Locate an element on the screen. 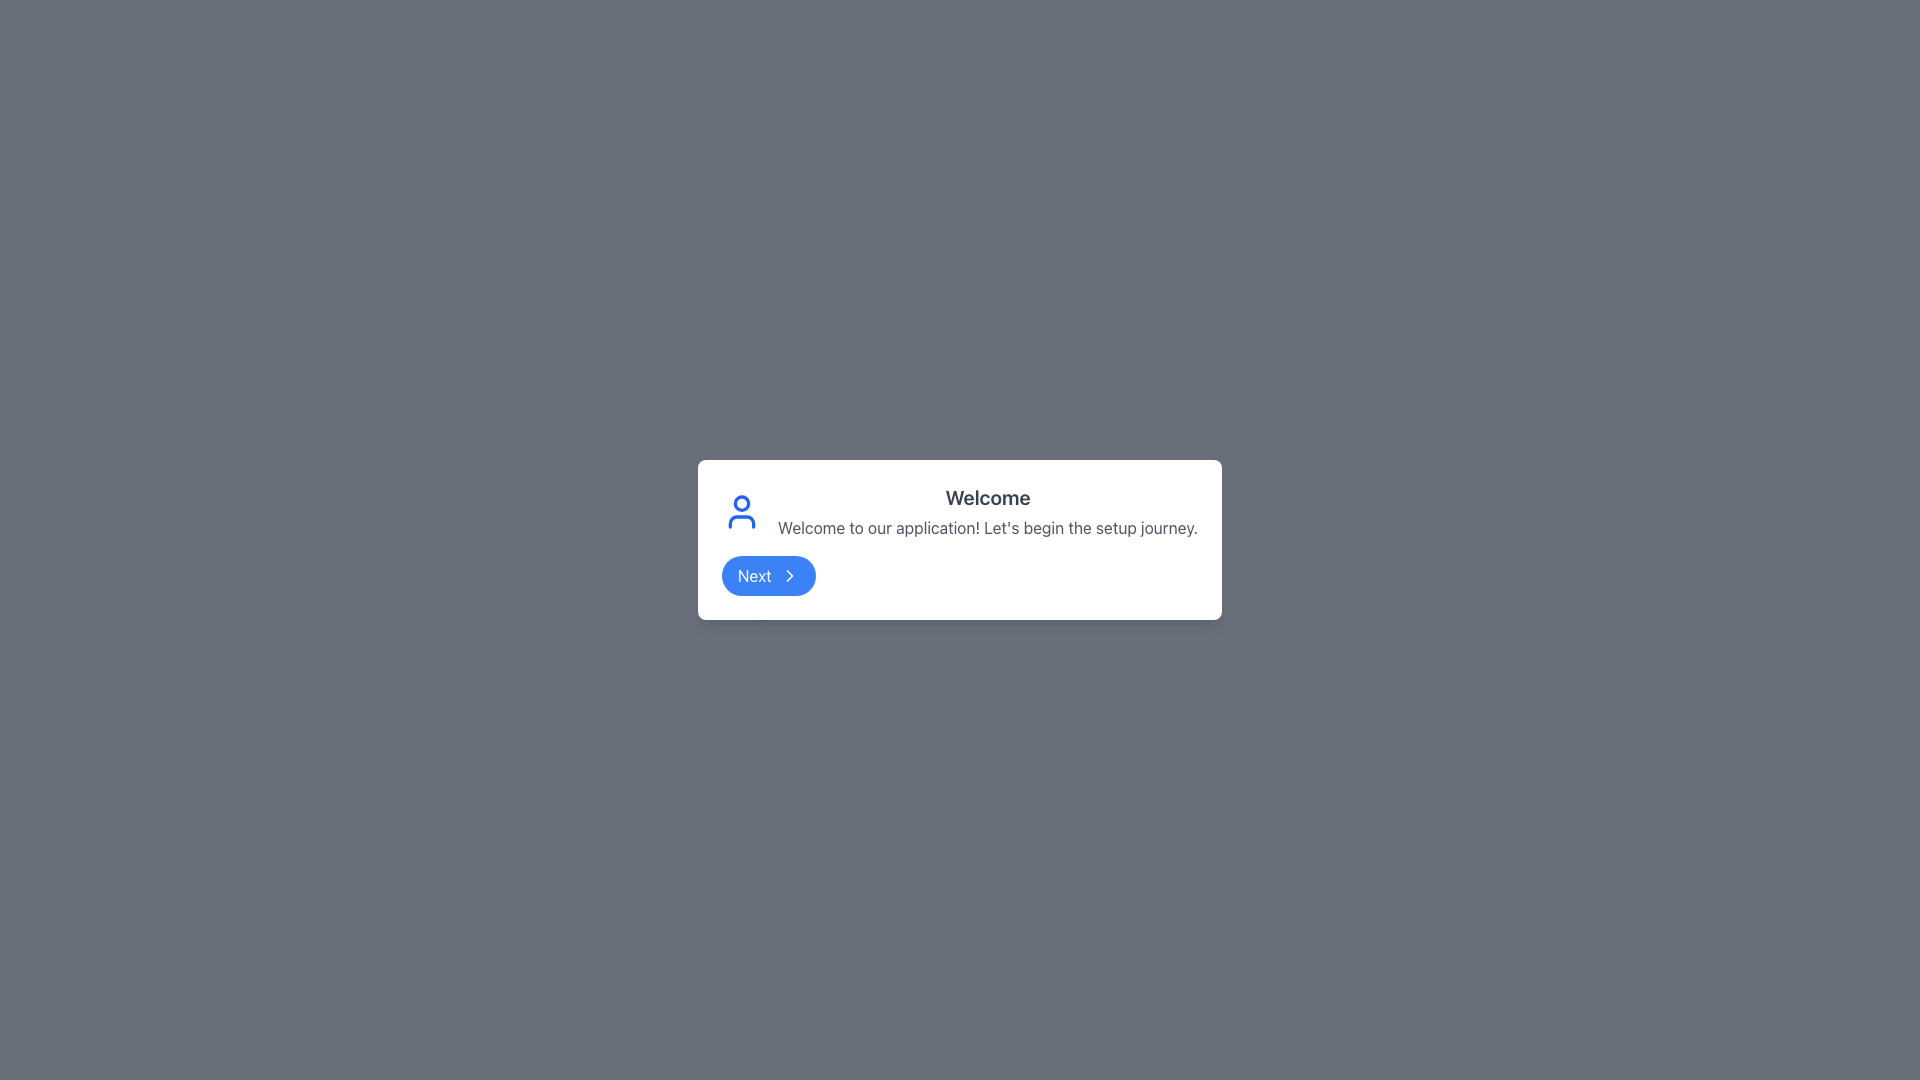 This screenshot has height=1080, width=1920. the user profile icon, which is a blue stylized outline of a person's head and shoulders located to the far left of the welcome text in the welcome message section is located at coordinates (740, 511).